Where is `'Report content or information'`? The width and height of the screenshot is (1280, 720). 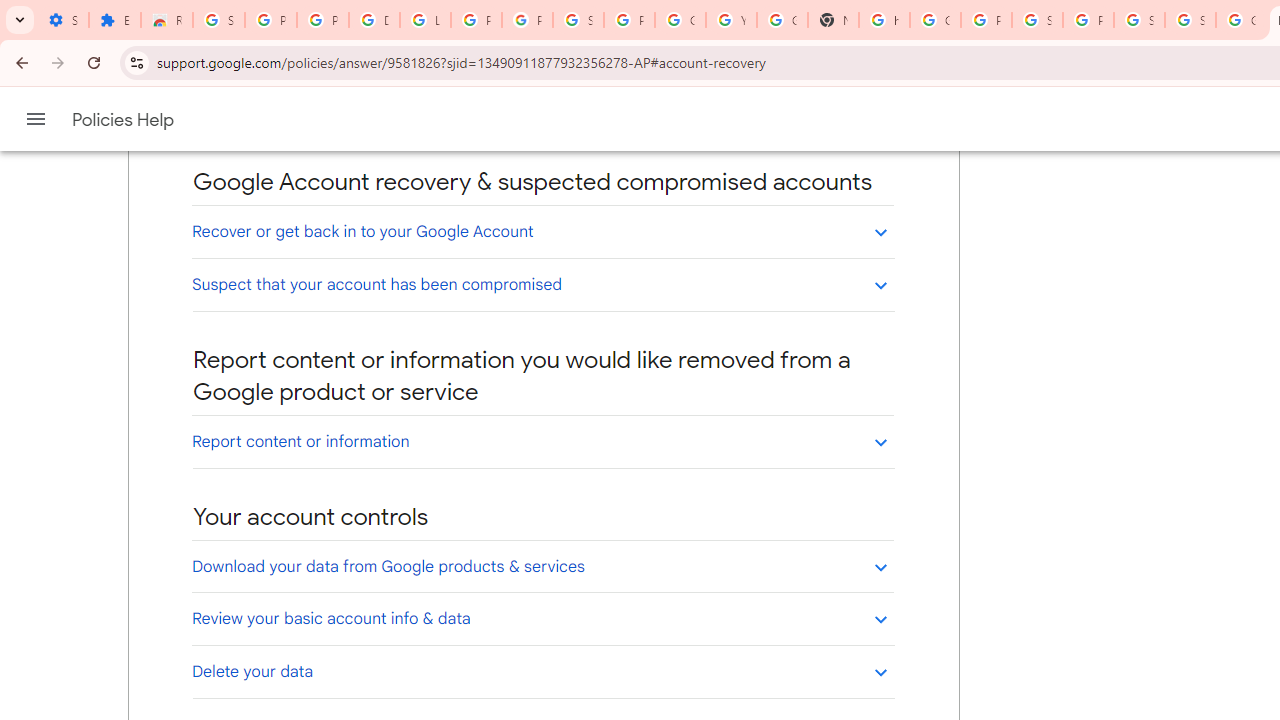 'Report content or information' is located at coordinates (542, 440).